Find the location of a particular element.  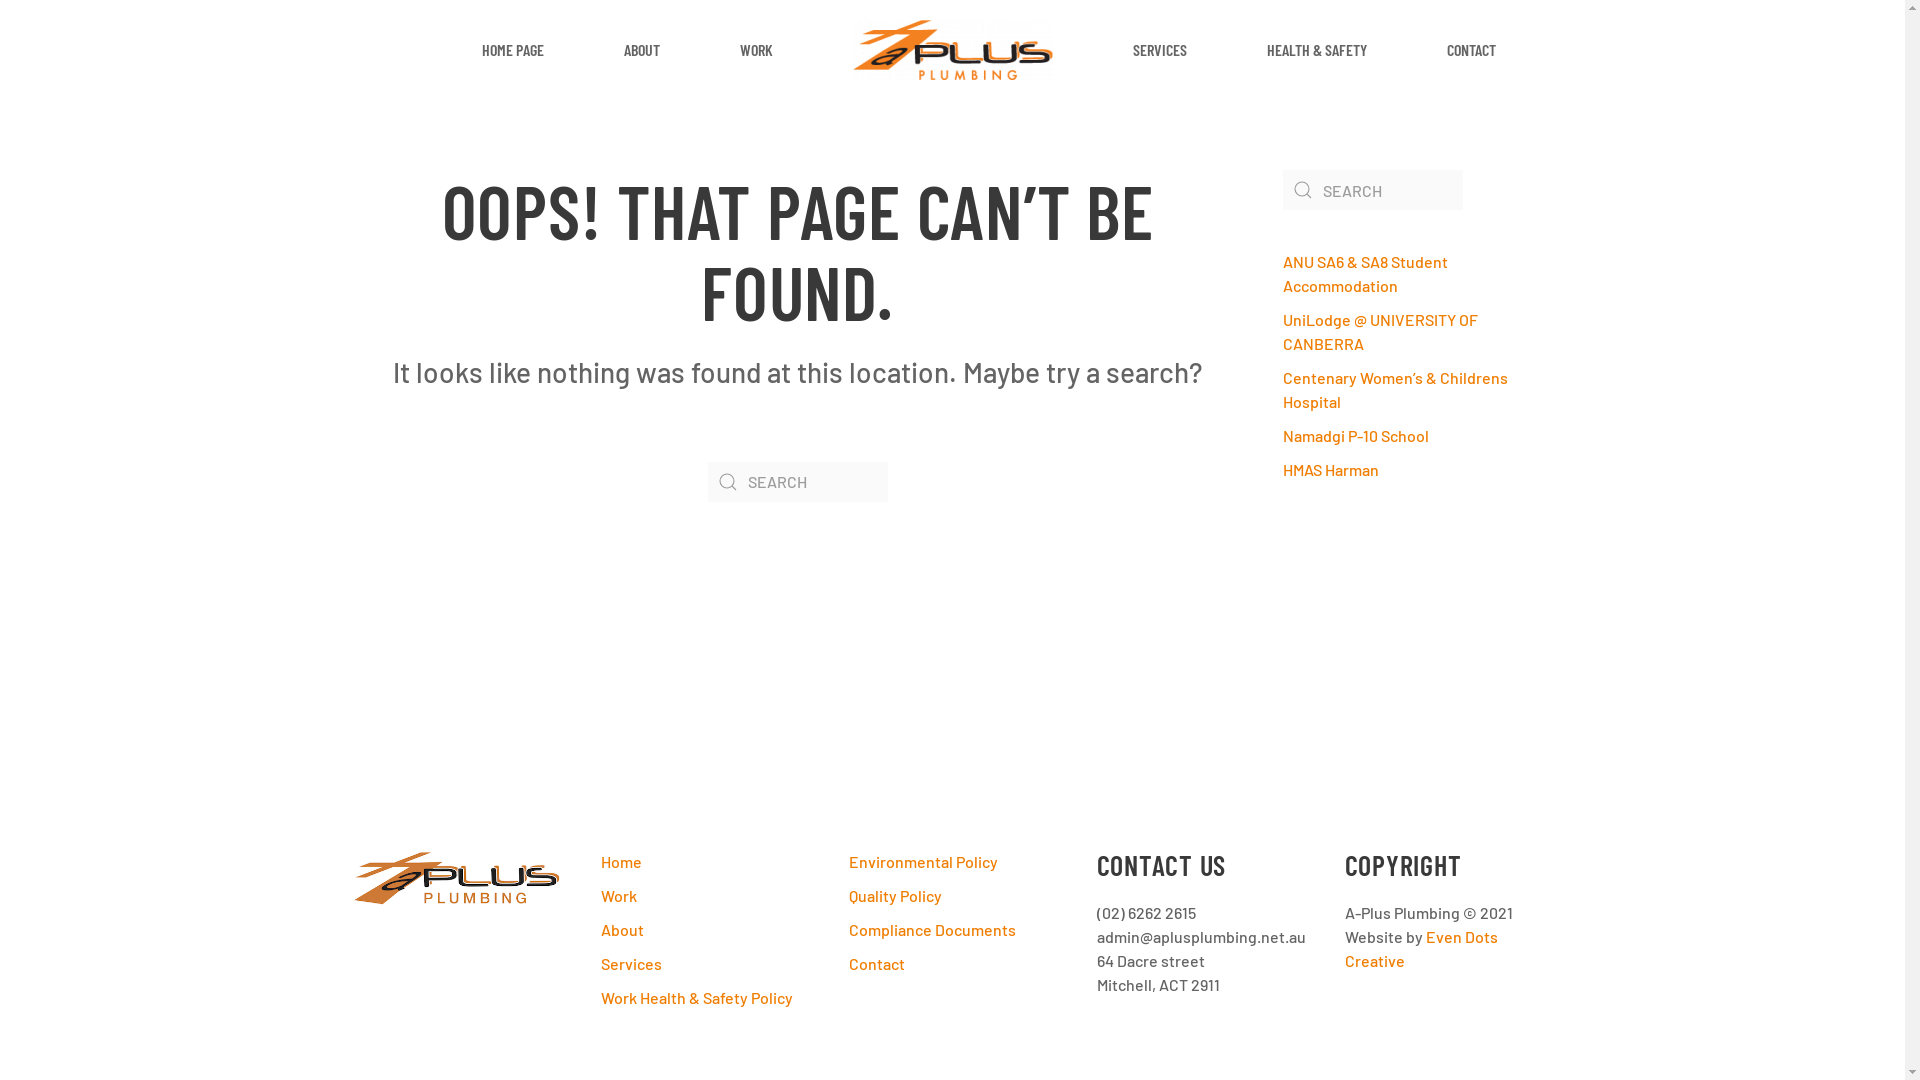

'Namadgi P-10 School' is located at coordinates (1354, 434).